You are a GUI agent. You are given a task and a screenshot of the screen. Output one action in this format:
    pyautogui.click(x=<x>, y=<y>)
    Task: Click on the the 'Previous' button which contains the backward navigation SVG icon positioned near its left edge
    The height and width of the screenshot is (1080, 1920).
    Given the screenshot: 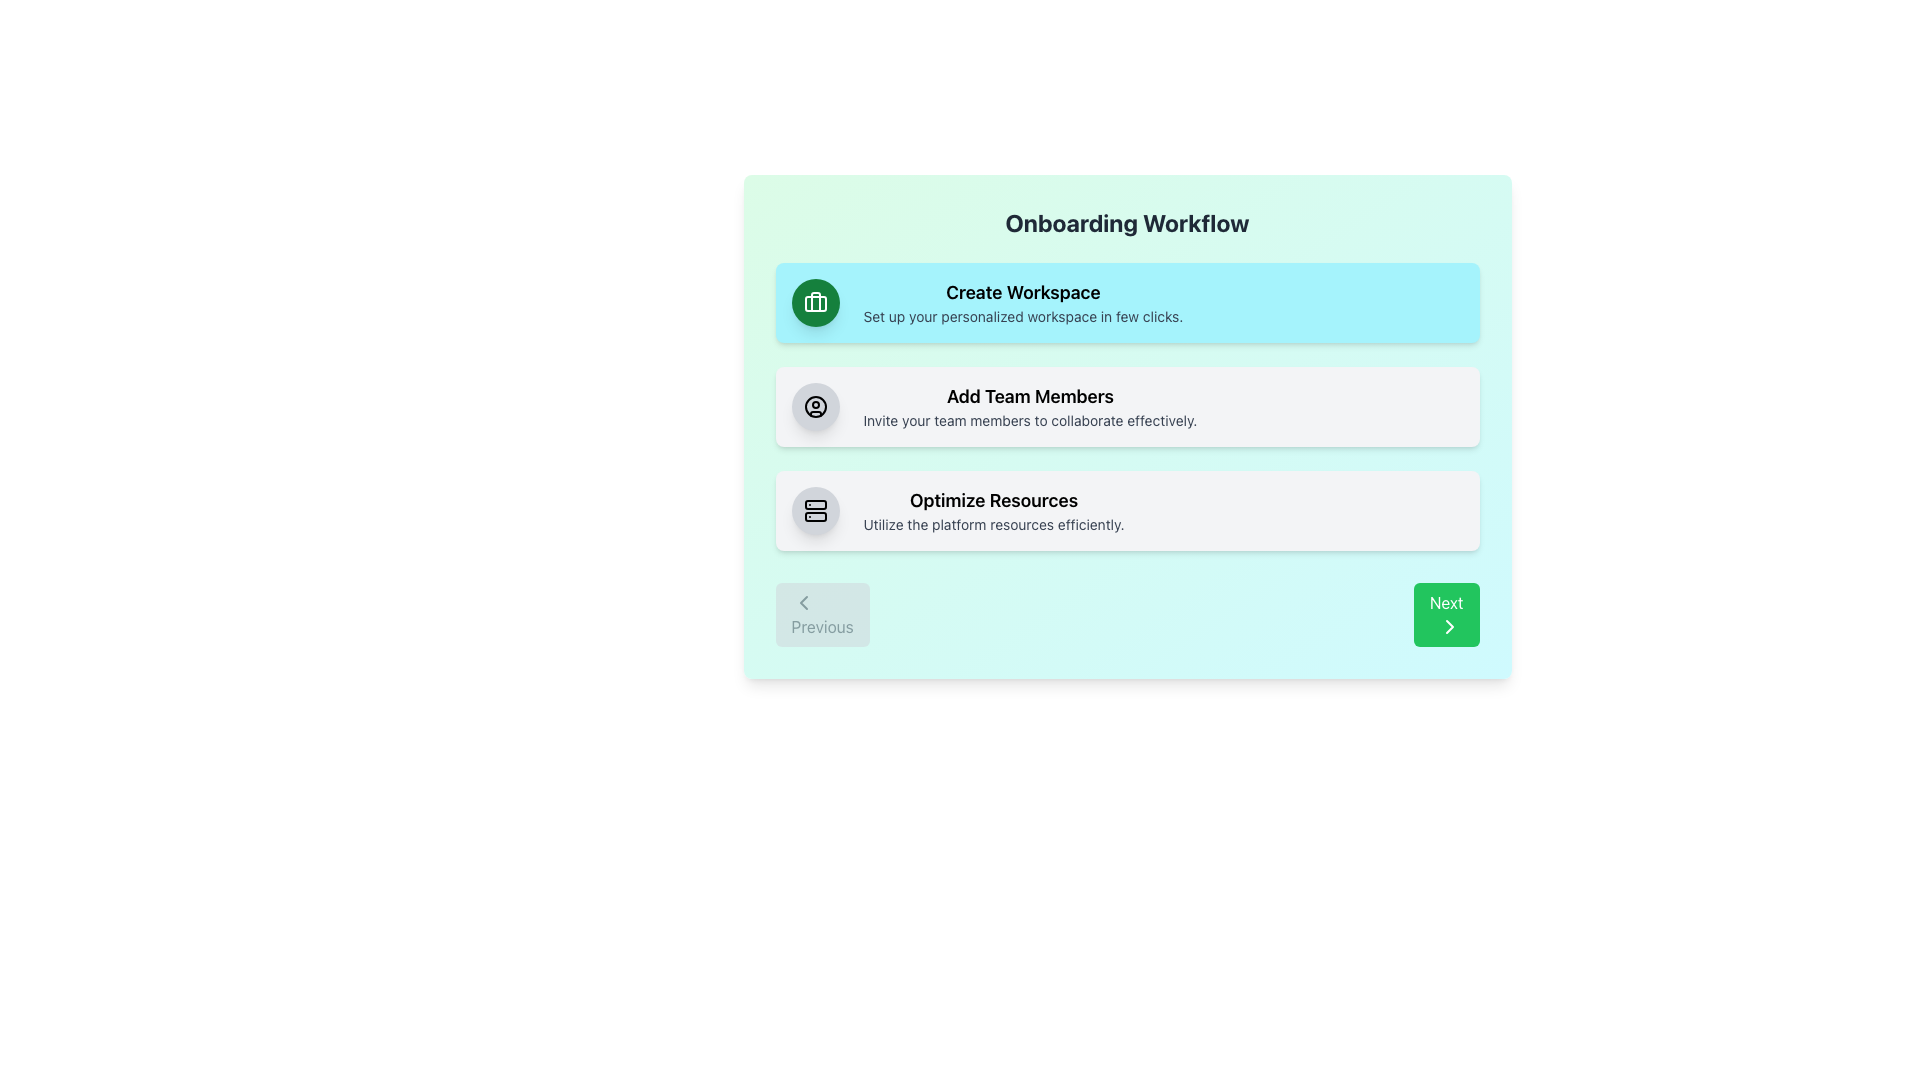 What is the action you would take?
    pyautogui.click(x=803, y=601)
    